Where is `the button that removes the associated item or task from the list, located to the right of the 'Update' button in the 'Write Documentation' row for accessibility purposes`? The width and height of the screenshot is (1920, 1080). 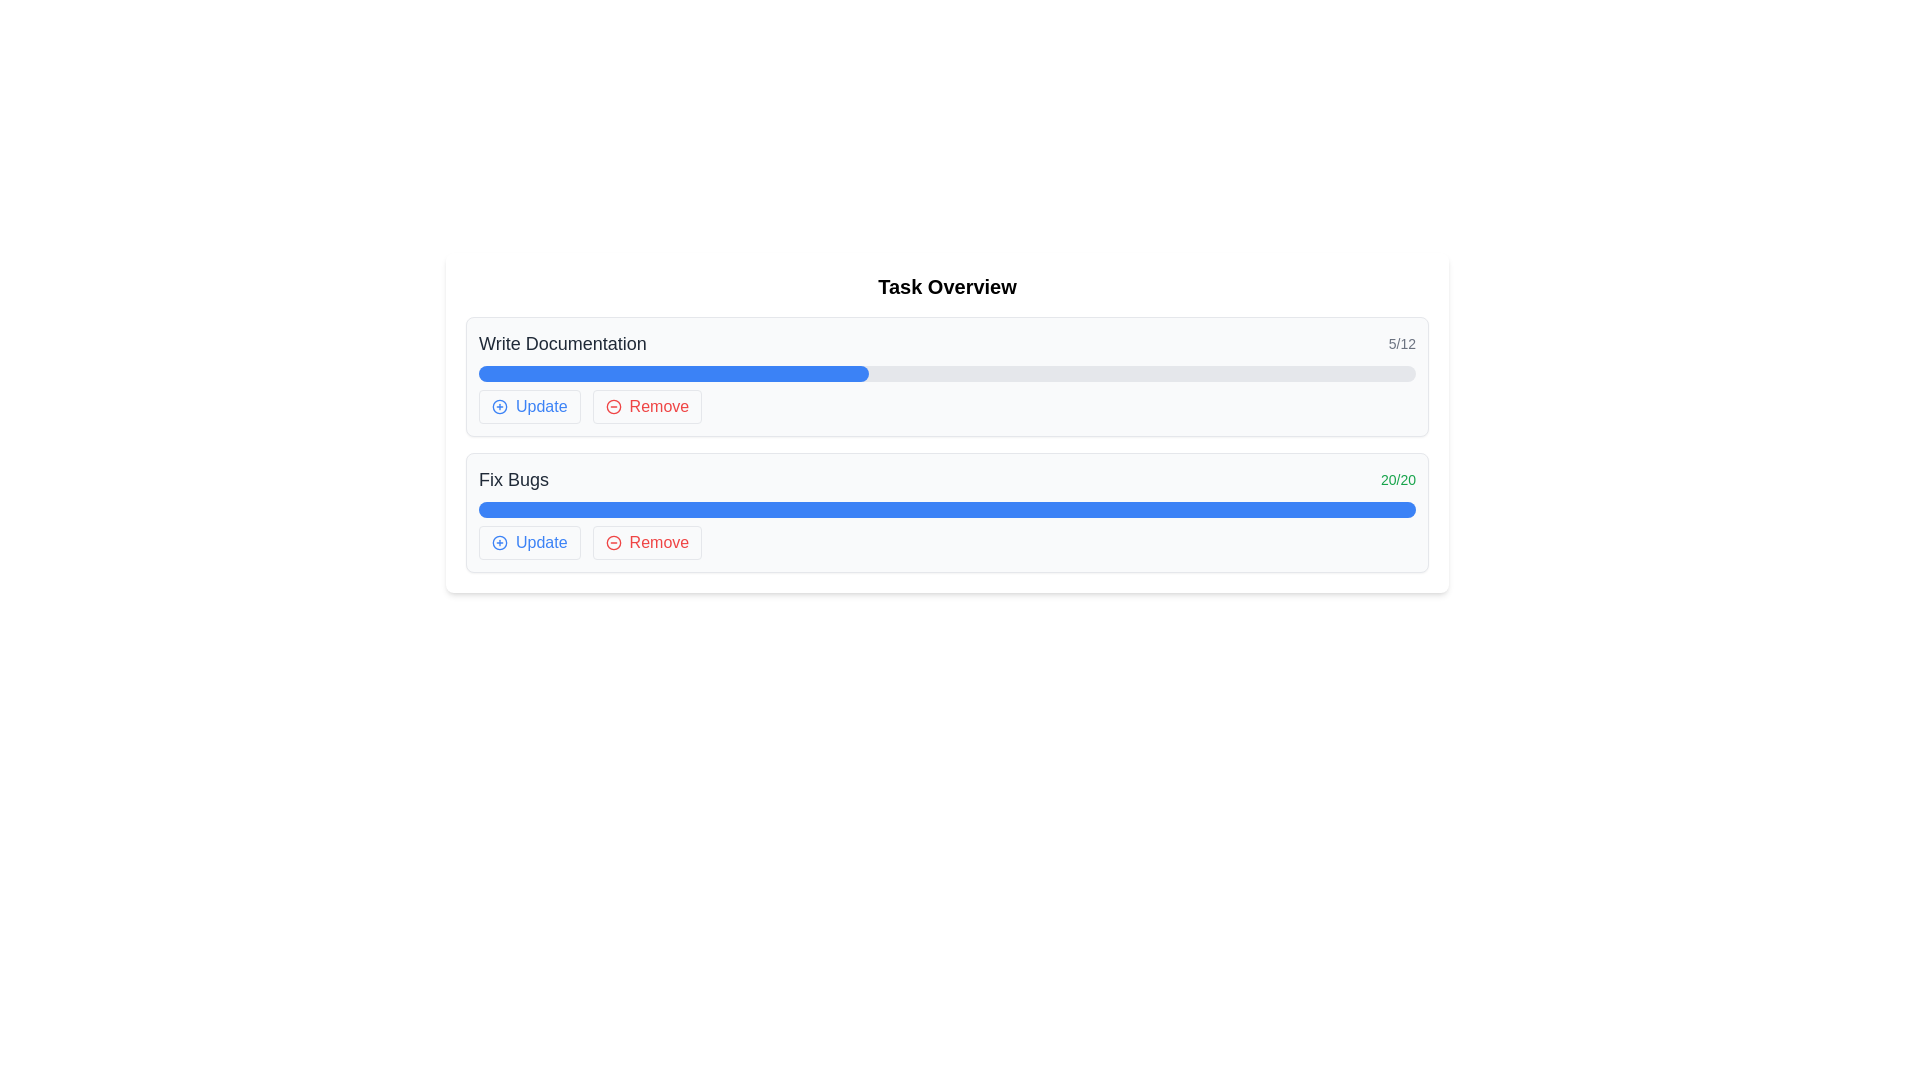
the button that removes the associated item or task from the list, located to the right of the 'Update' button in the 'Write Documentation' row for accessibility purposes is located at coordinates (647, 406).